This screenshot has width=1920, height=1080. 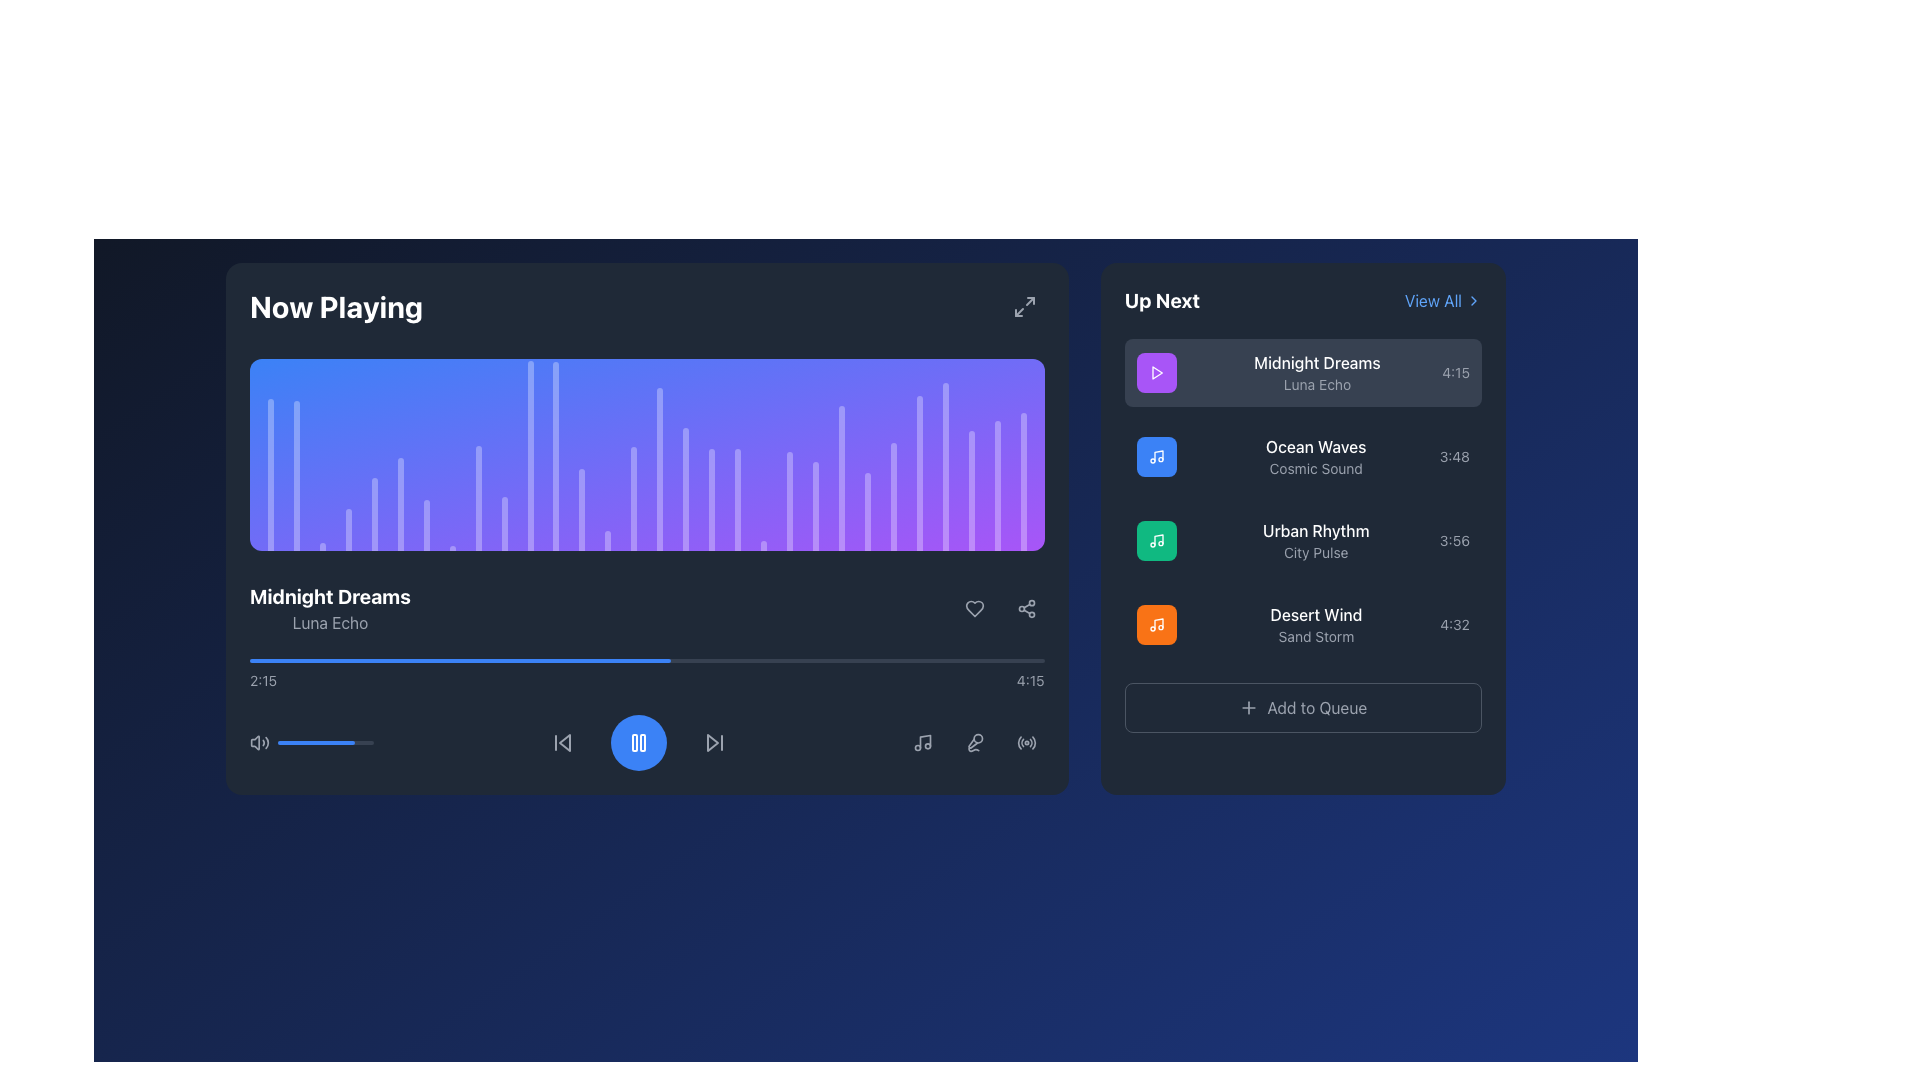 What do you see at coordinates (1026, 608) in the screenshot?
I see `the 'share' icon button located in the bottom-right corner of the digital player, positioned between the heart icon and the time duration text '4:15'` at bounding box center [1026, 608].